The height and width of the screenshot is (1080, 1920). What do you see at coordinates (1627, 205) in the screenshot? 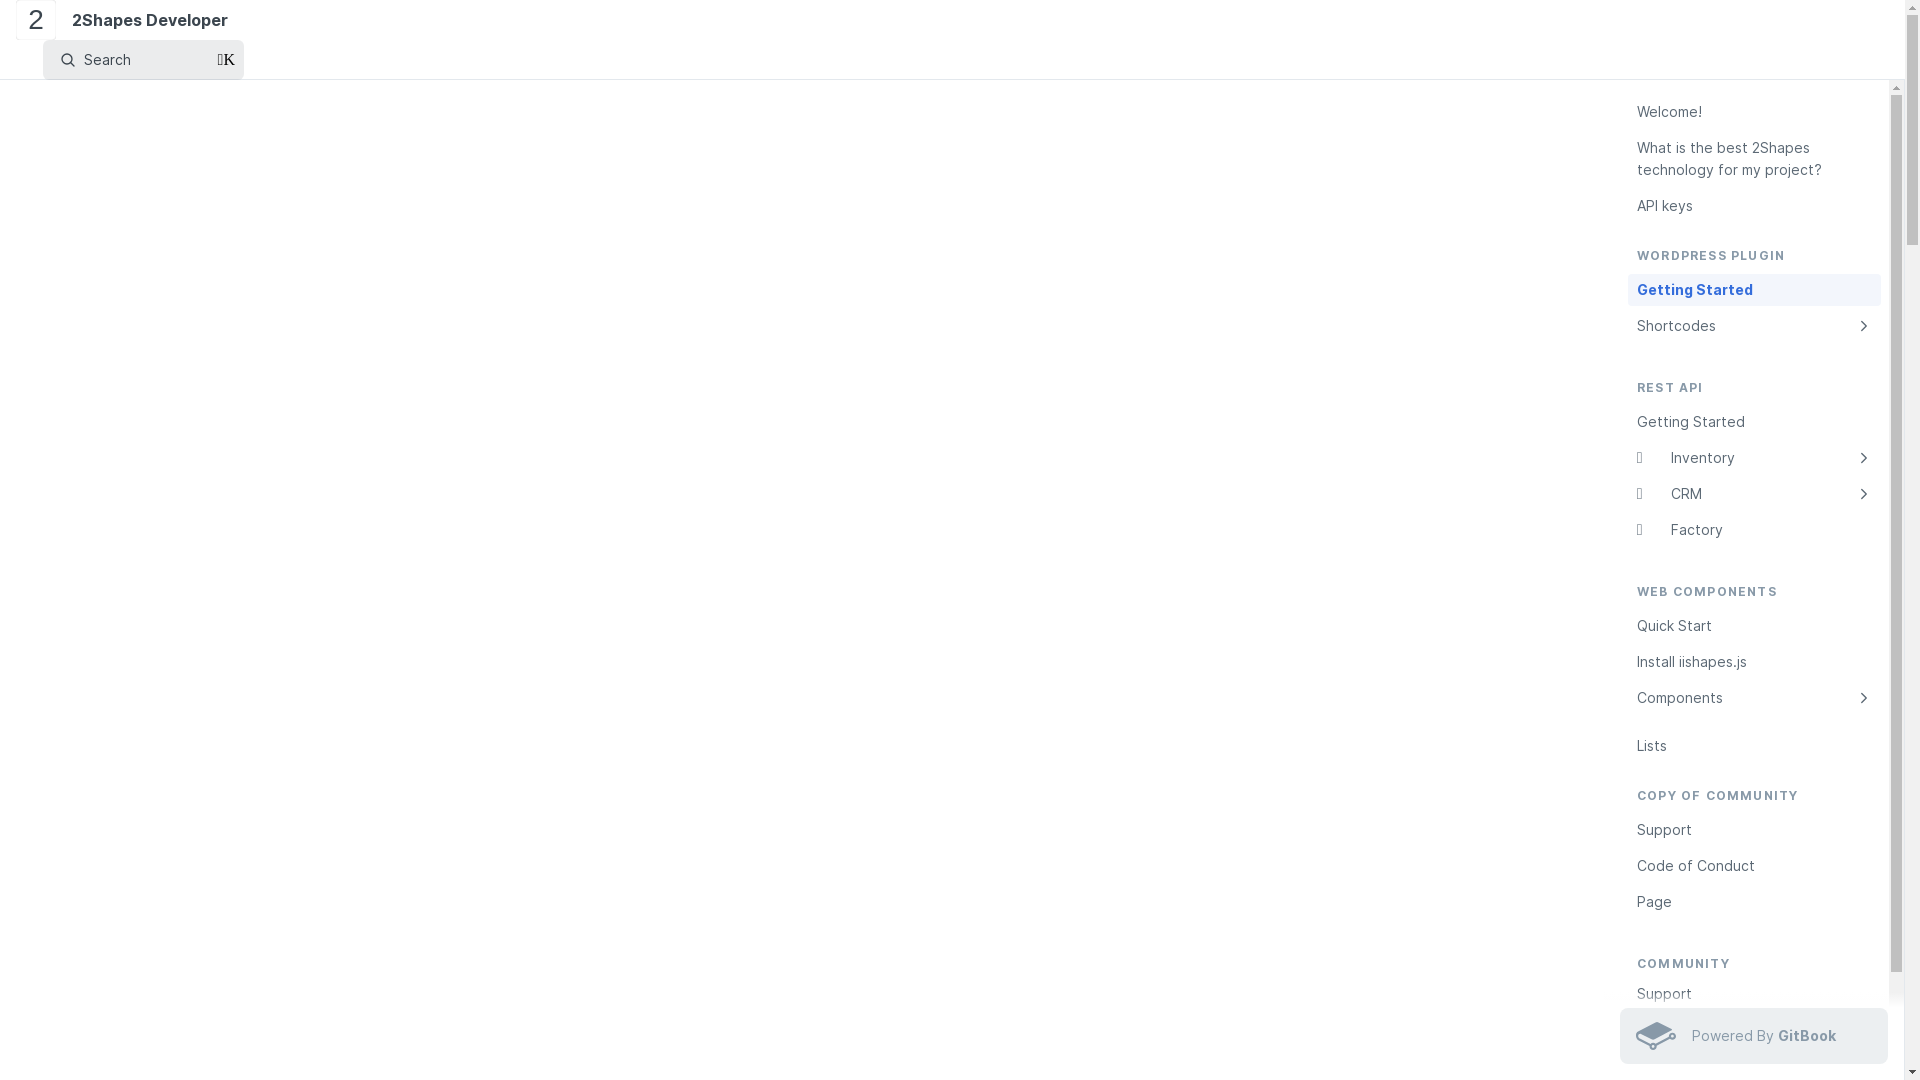
I see `'API keys'` at bounding box center [1627, 205].